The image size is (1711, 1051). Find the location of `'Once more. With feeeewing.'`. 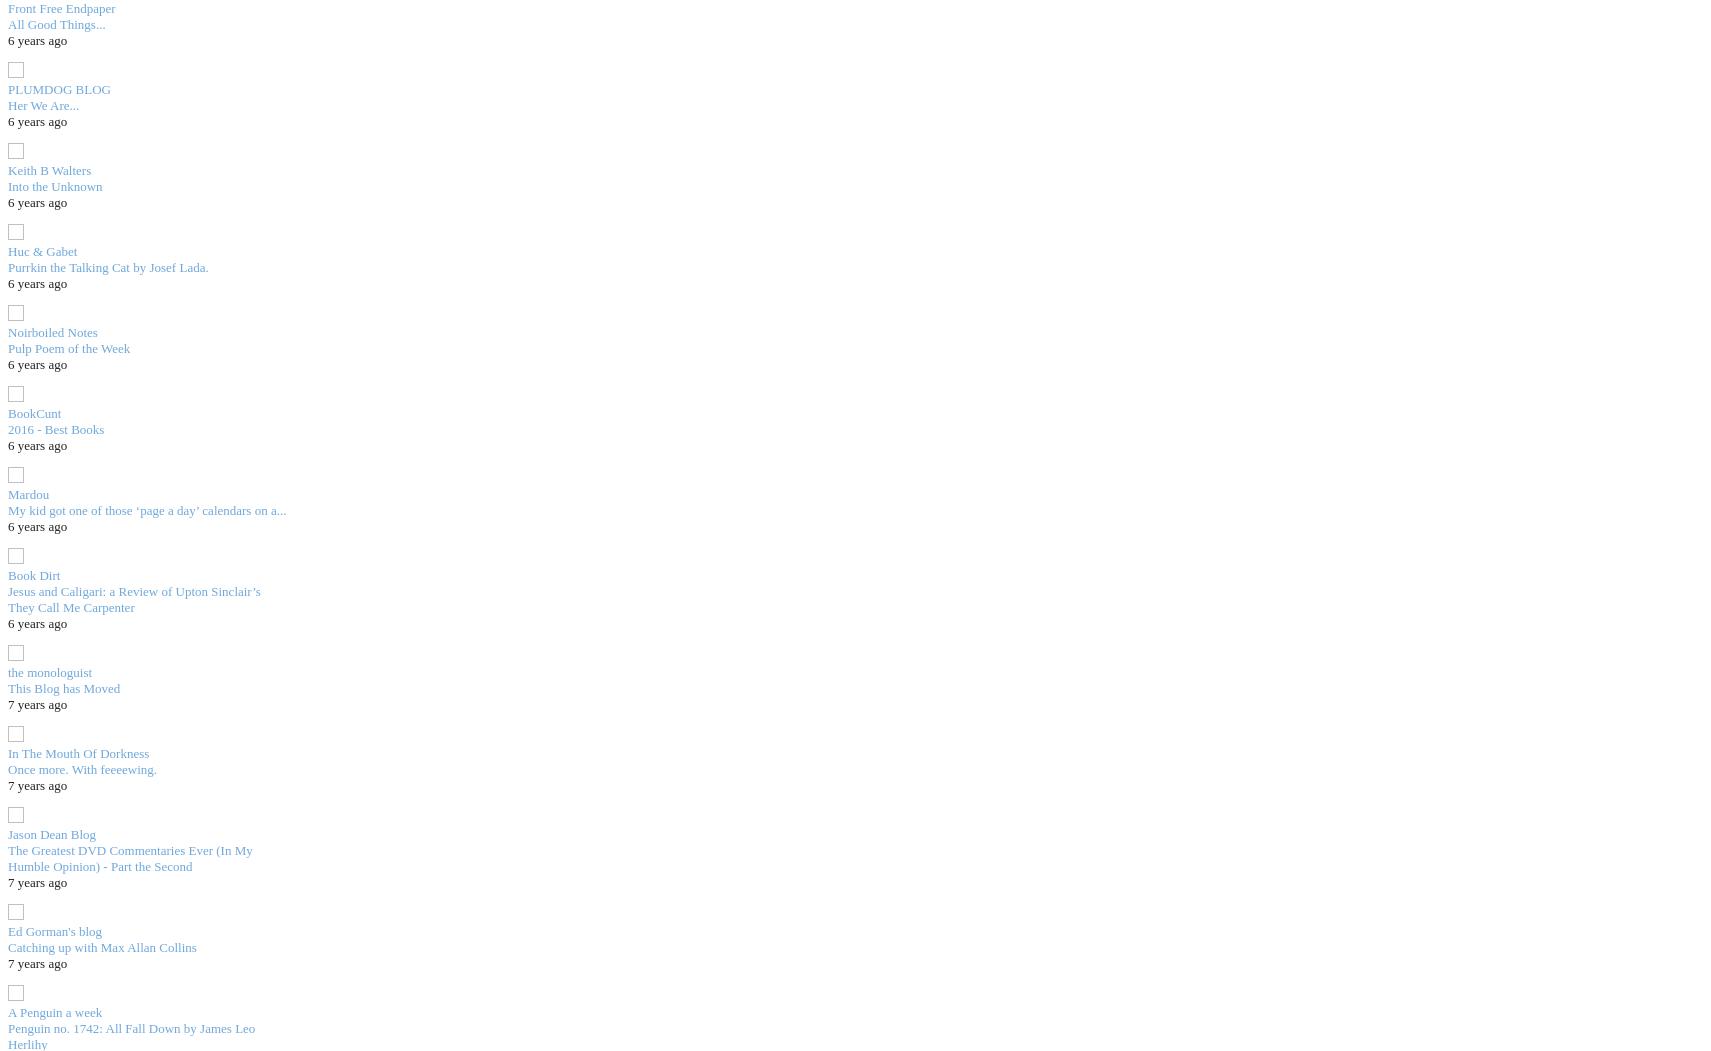

'Once more. With feeeewing.' is located at coordinates (7, 768).